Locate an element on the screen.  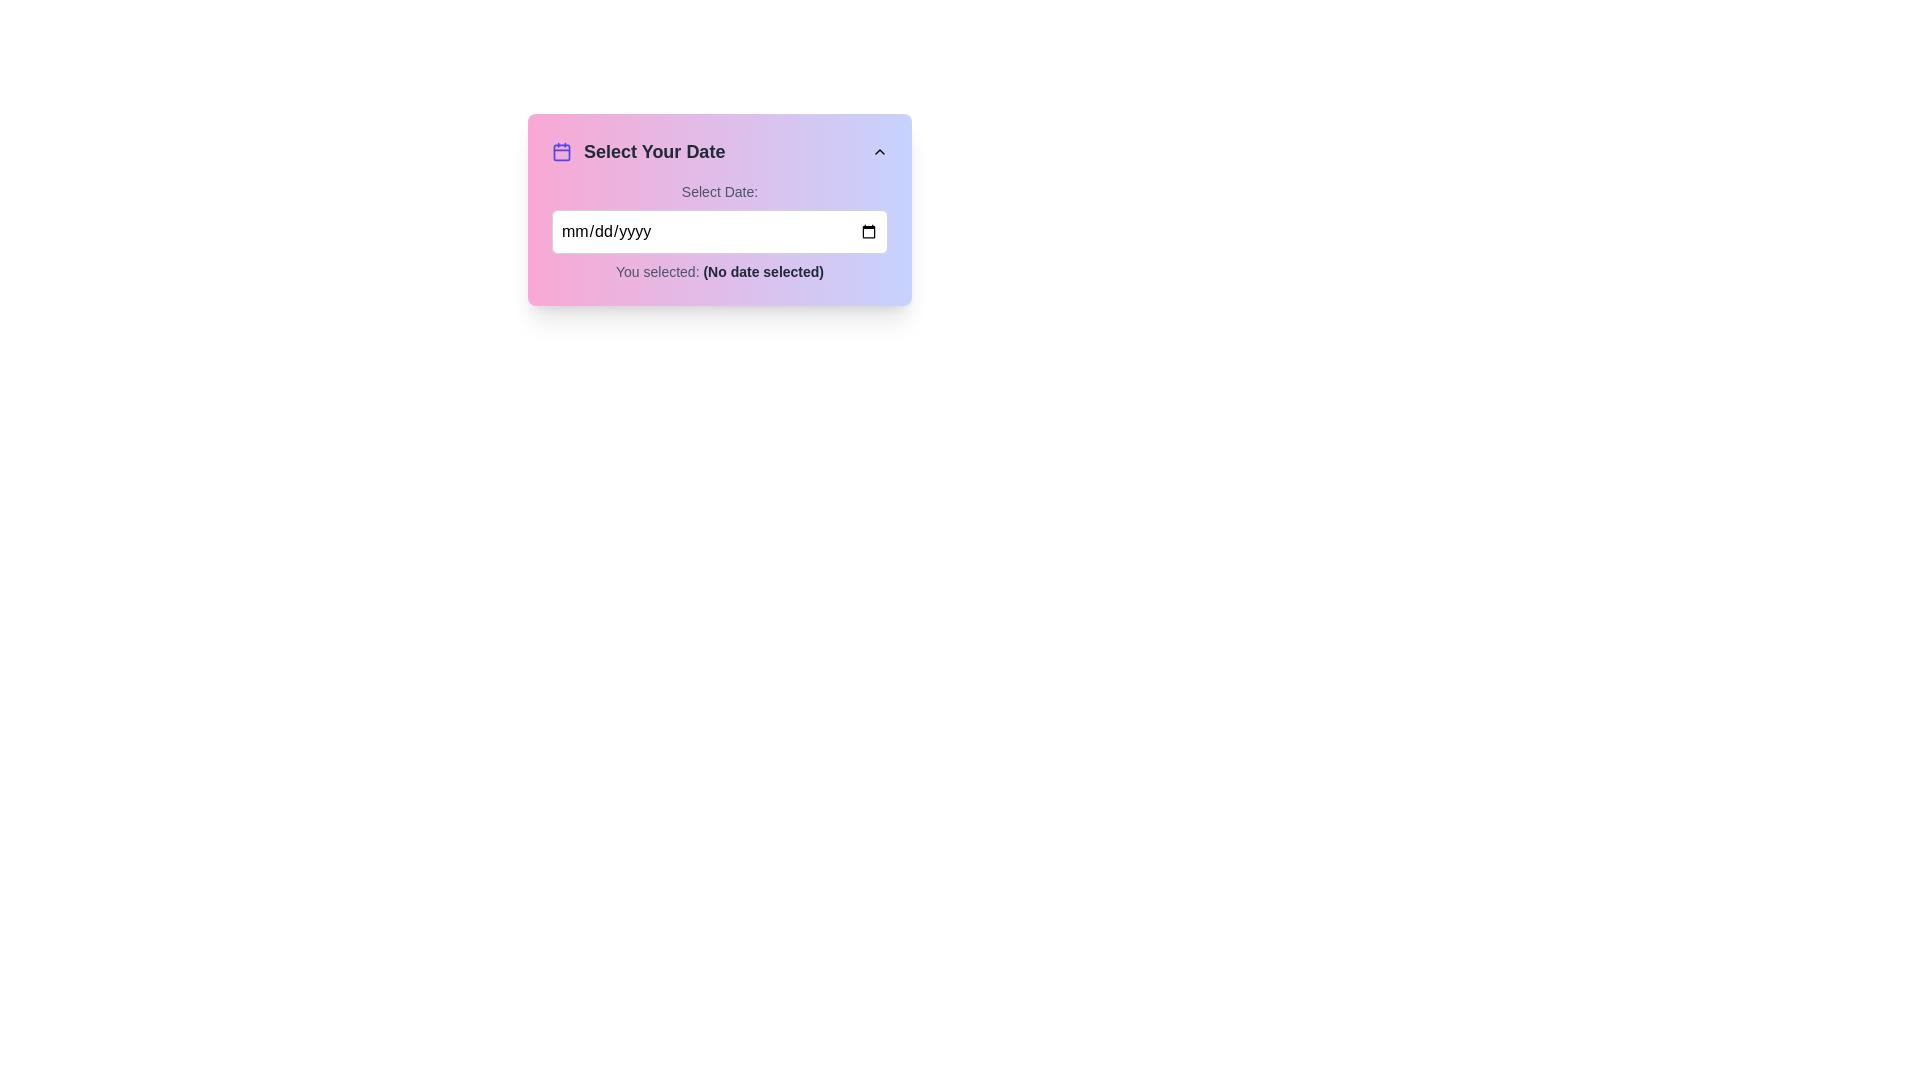
a date from the date picker in the user input section titled 'Select Your Date', which includes an input field for date selection is located at coordinates (720, 209).